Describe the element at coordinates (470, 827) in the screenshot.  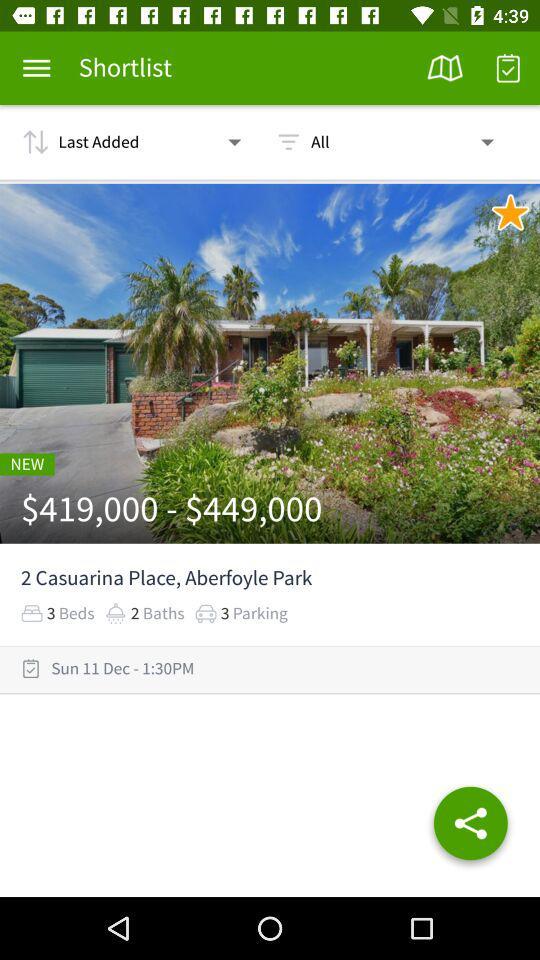
I see `share the article` at that location.